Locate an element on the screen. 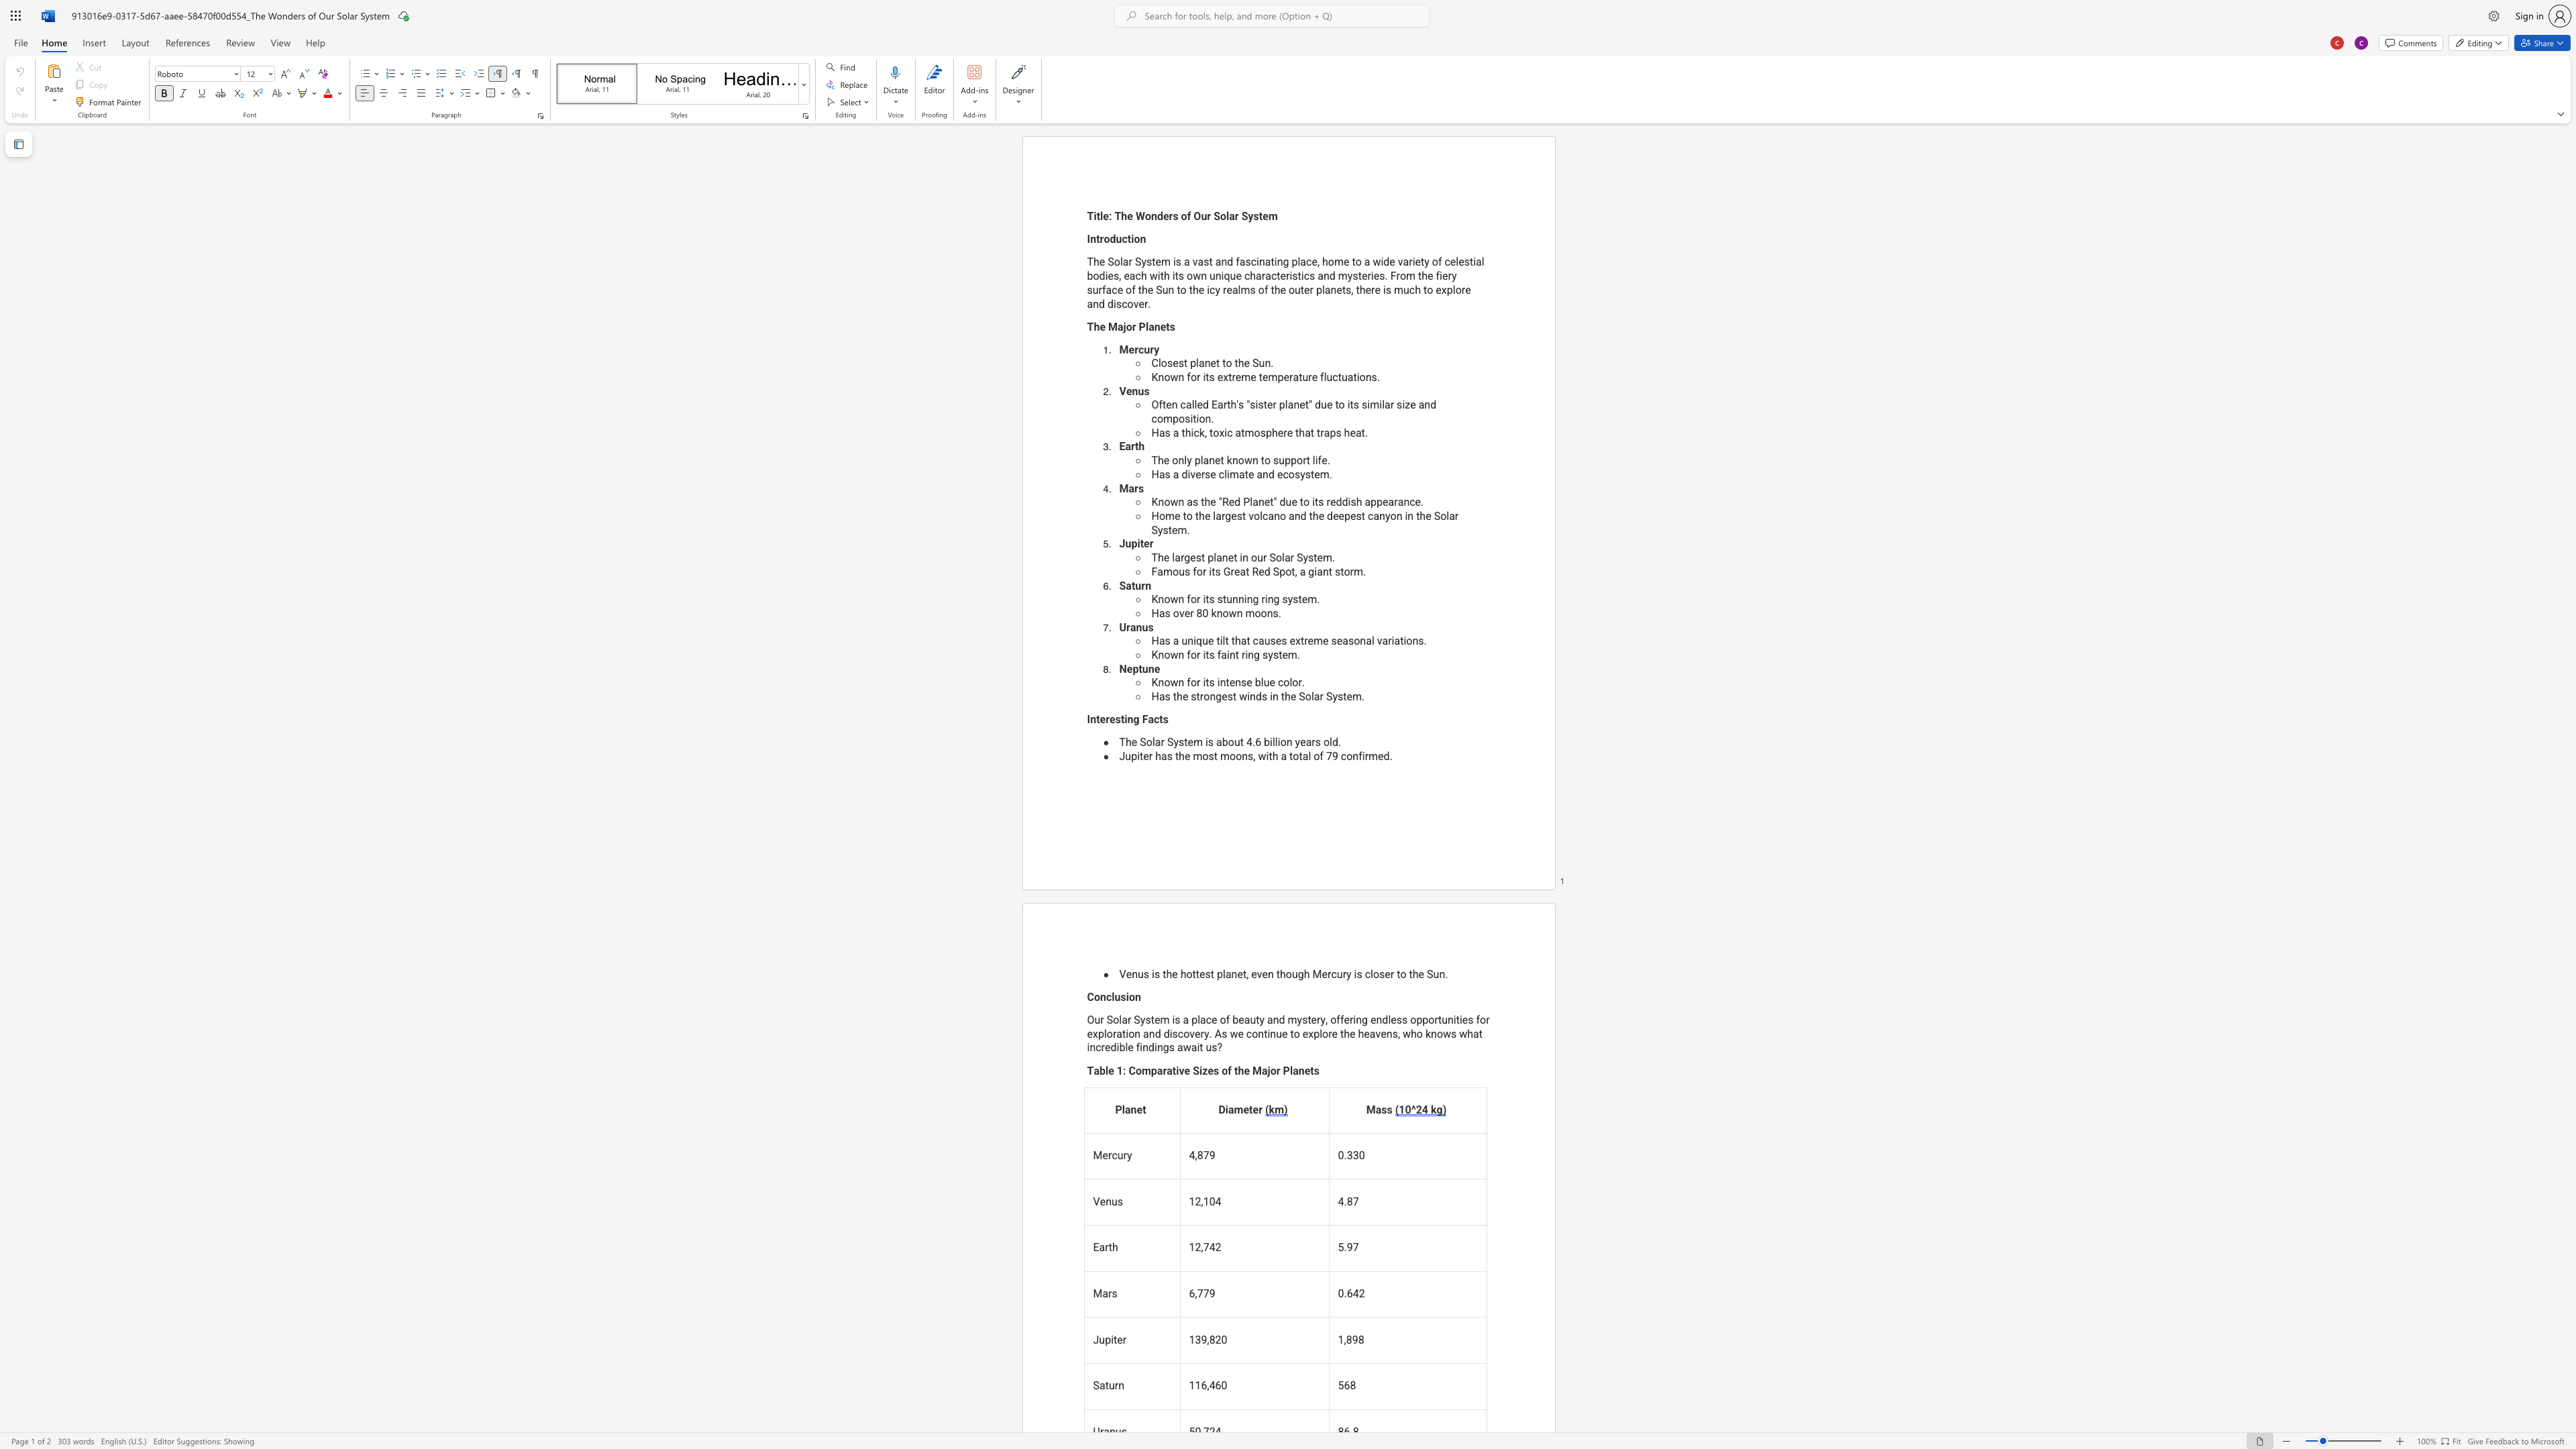 The height and width of the screenshot is (1449, 2576). the subset text "yste" within the text "Known for its faint ring system." is located at coordinates (1267, 653).